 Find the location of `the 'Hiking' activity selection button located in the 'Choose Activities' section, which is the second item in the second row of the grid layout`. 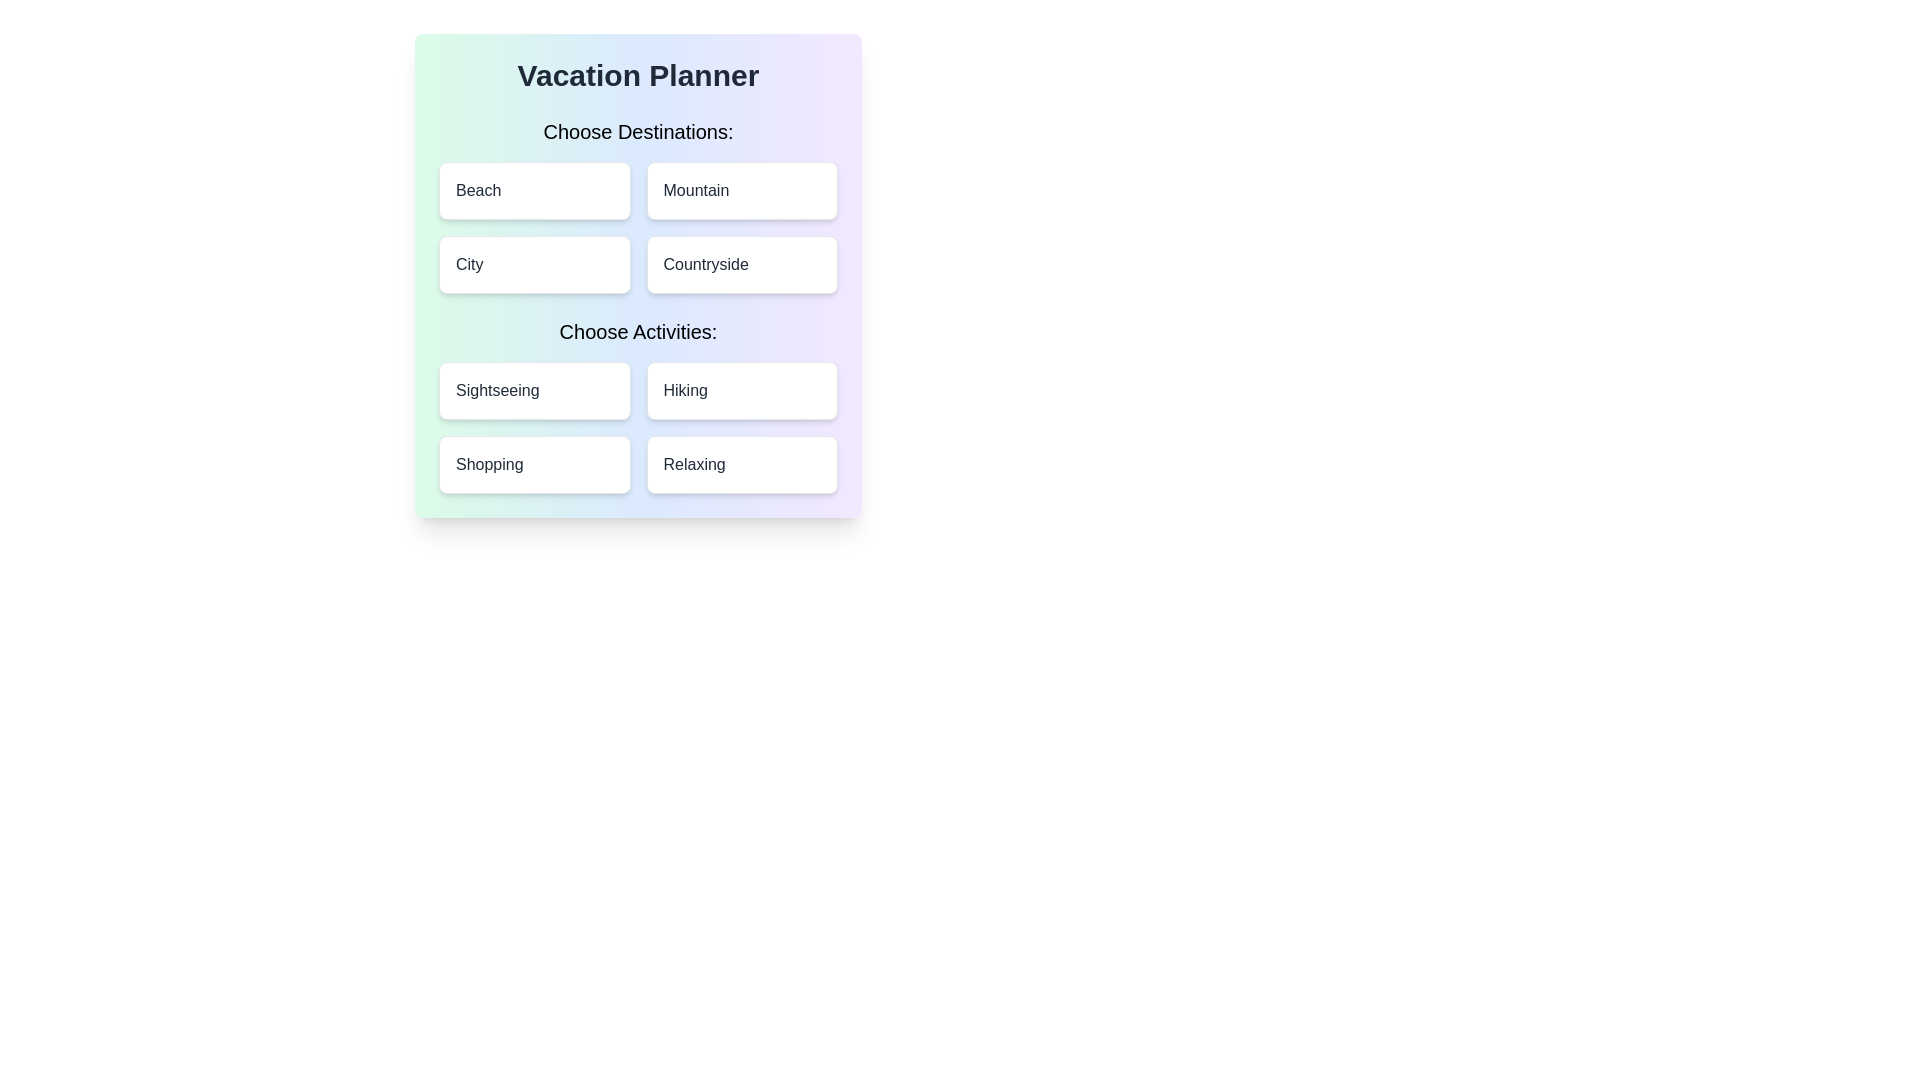

the 'Hiking' activity selection button located in the 'Choose Activities' section, which is the second item in the second row of the grid layout is located at coordinates (741, 390).